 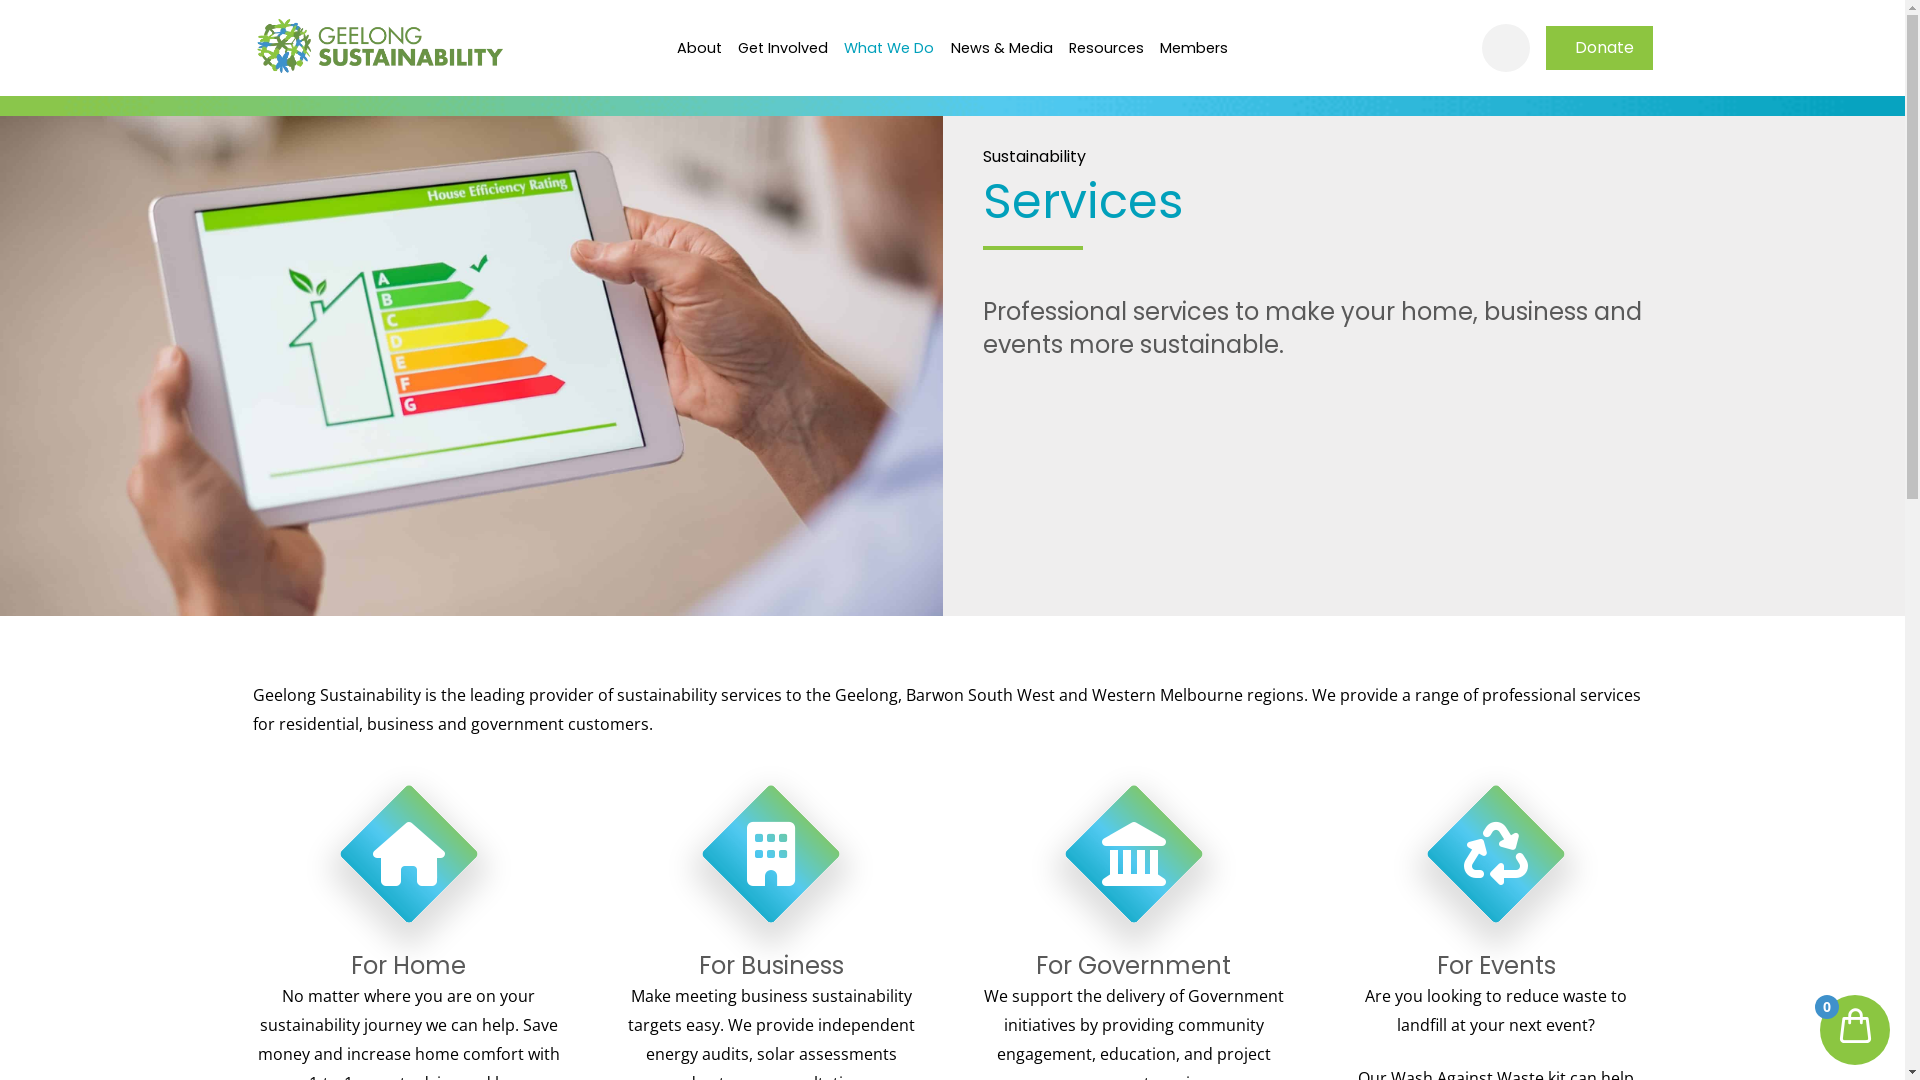 What do you see at coordinates (887, 46) in the screenshot?
I see `'What We Do'` at bounding box center [887, 46].